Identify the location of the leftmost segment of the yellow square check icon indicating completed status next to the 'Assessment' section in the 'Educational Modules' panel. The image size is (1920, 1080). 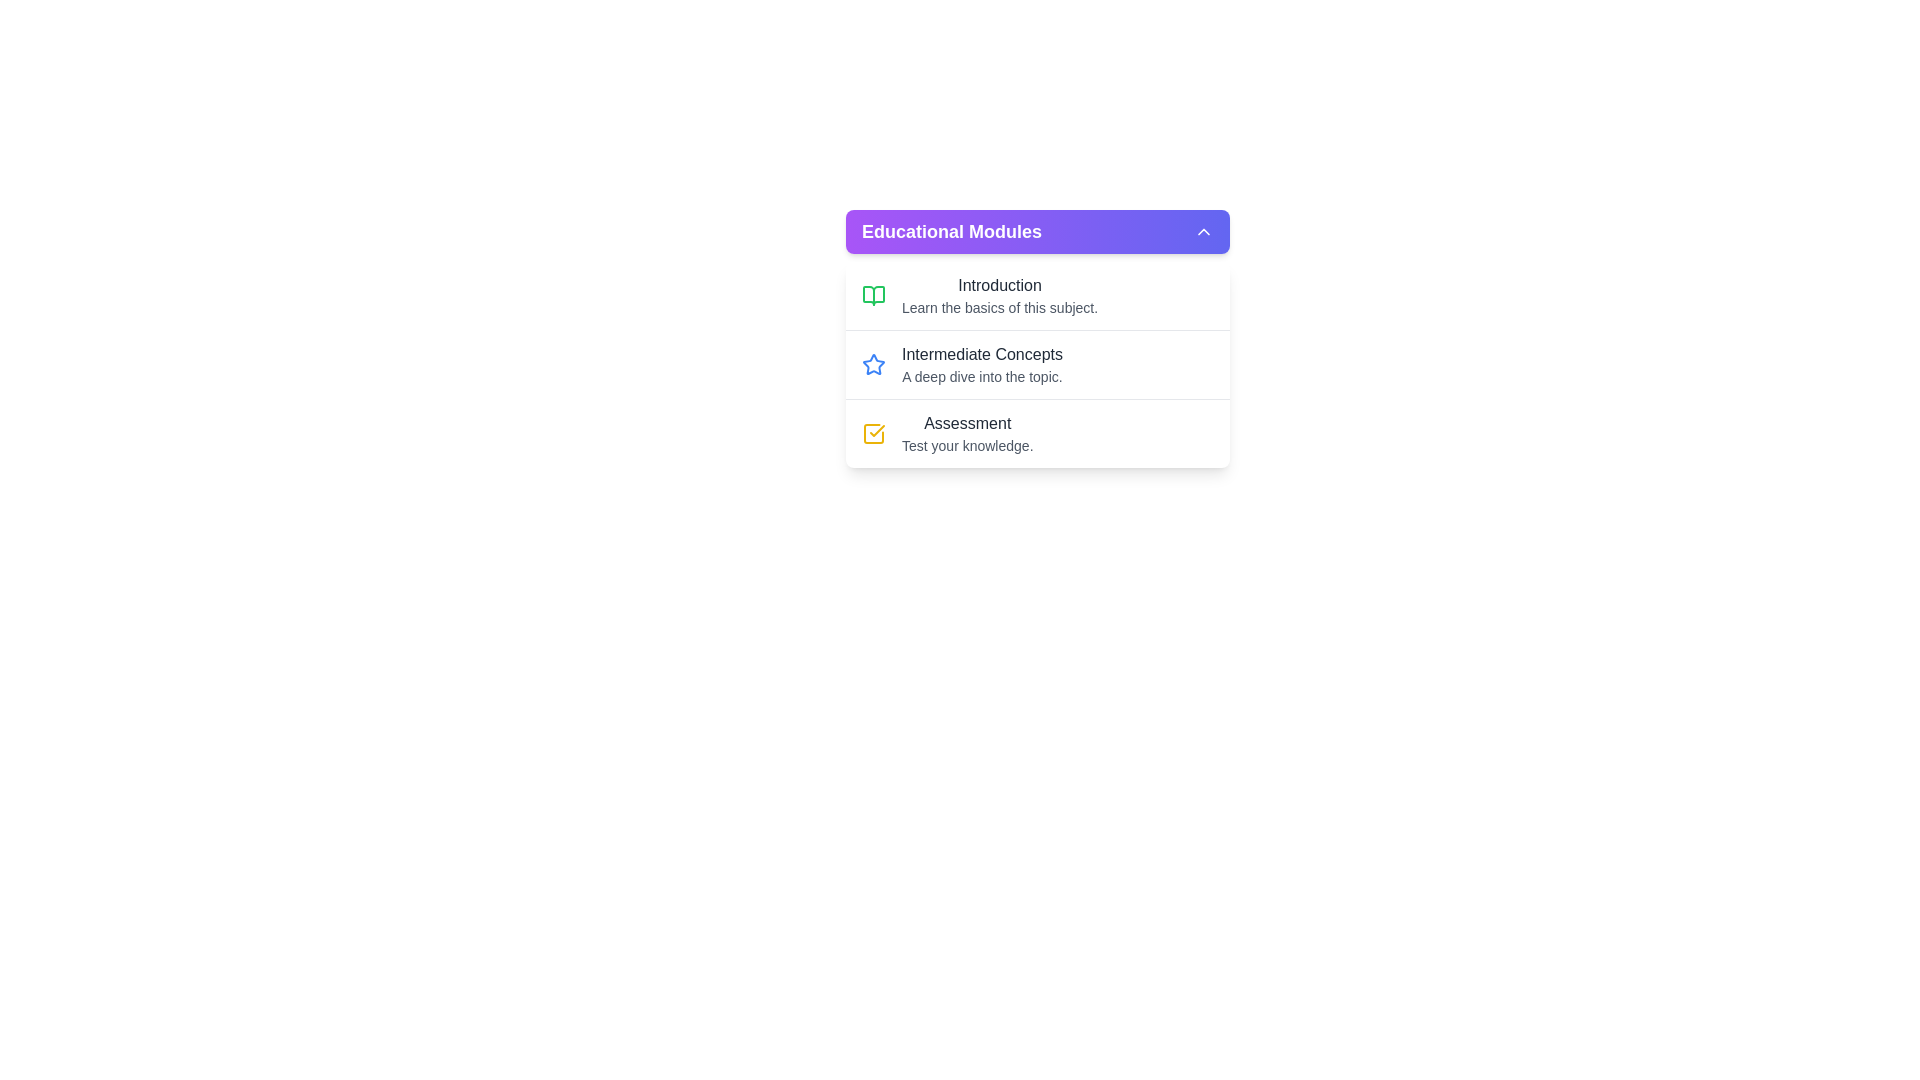
(873, 433).